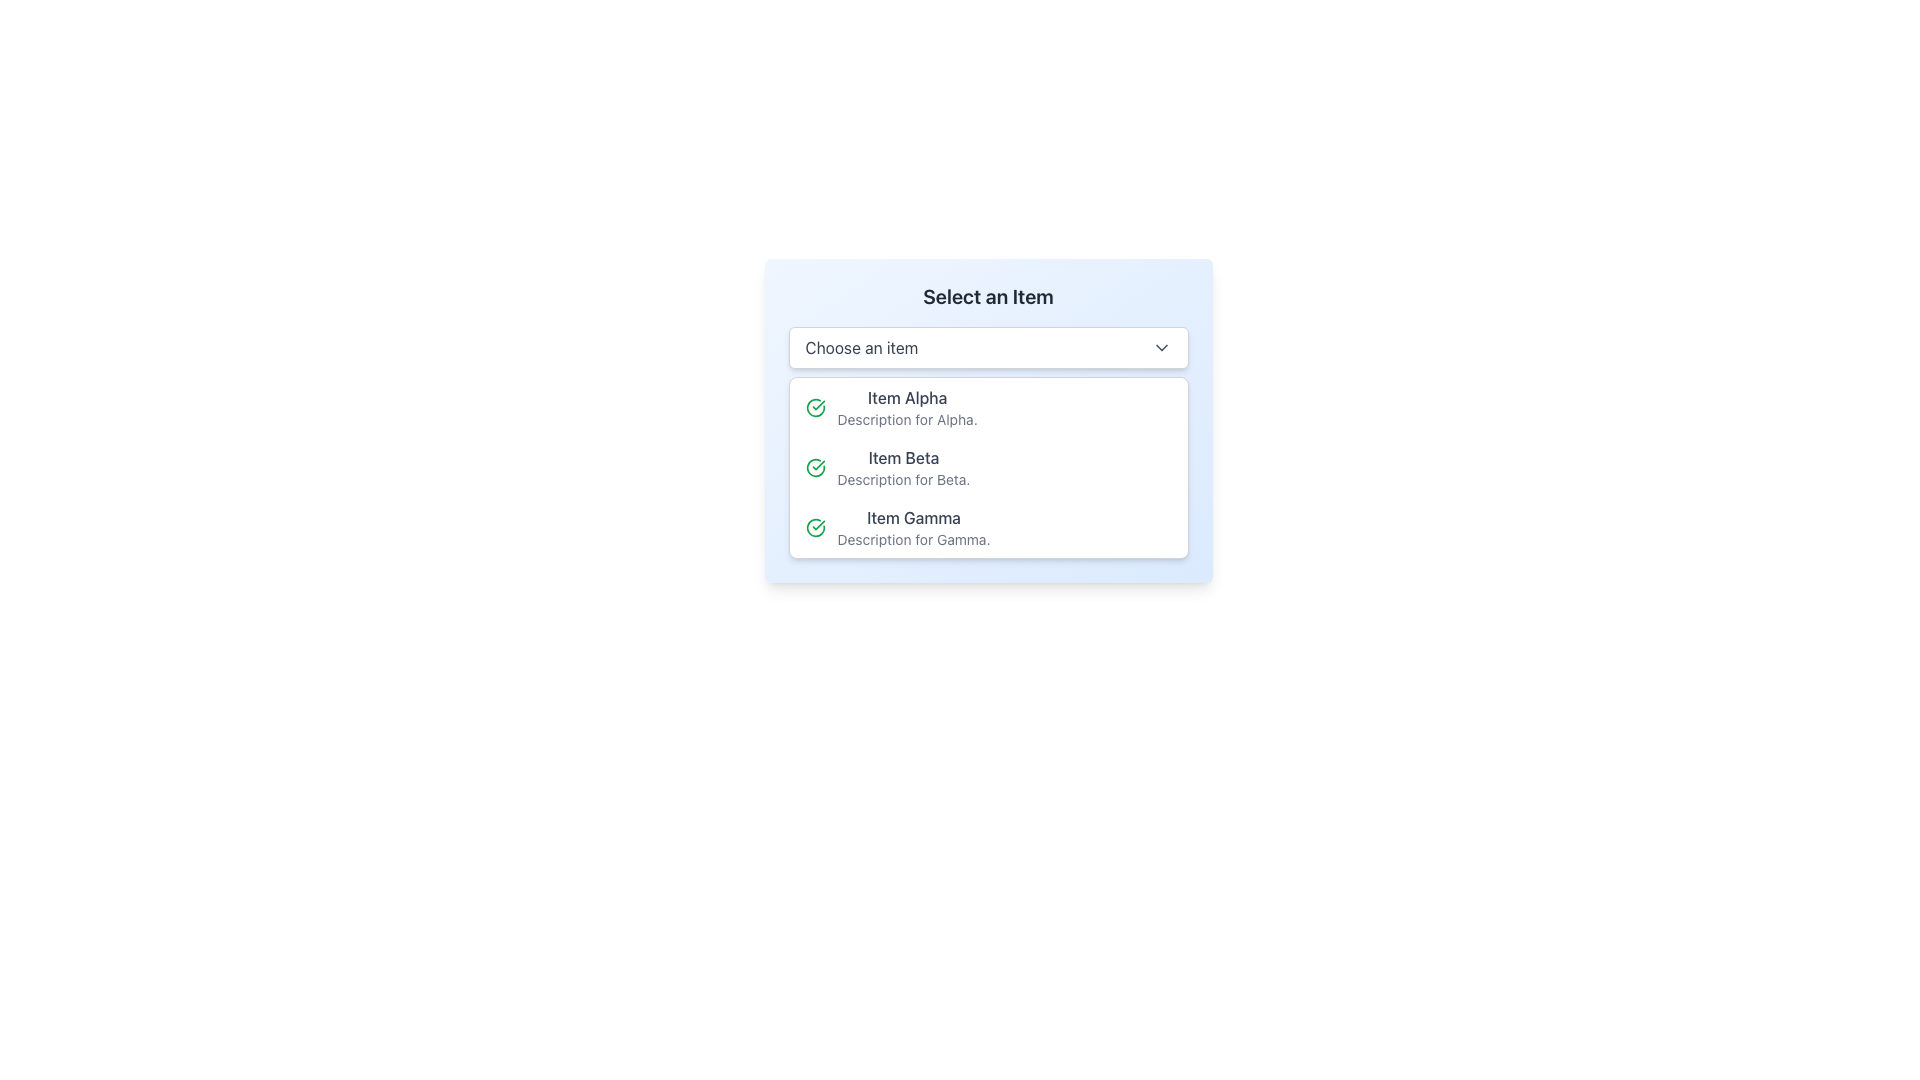 This screenshot has height=1080, width=1920. Describe the element at coordinates (988, 297) in the screenshot. I see `the Text Label element serving as a header for the dropdown menu labeled 'Choose an item'` at that location.